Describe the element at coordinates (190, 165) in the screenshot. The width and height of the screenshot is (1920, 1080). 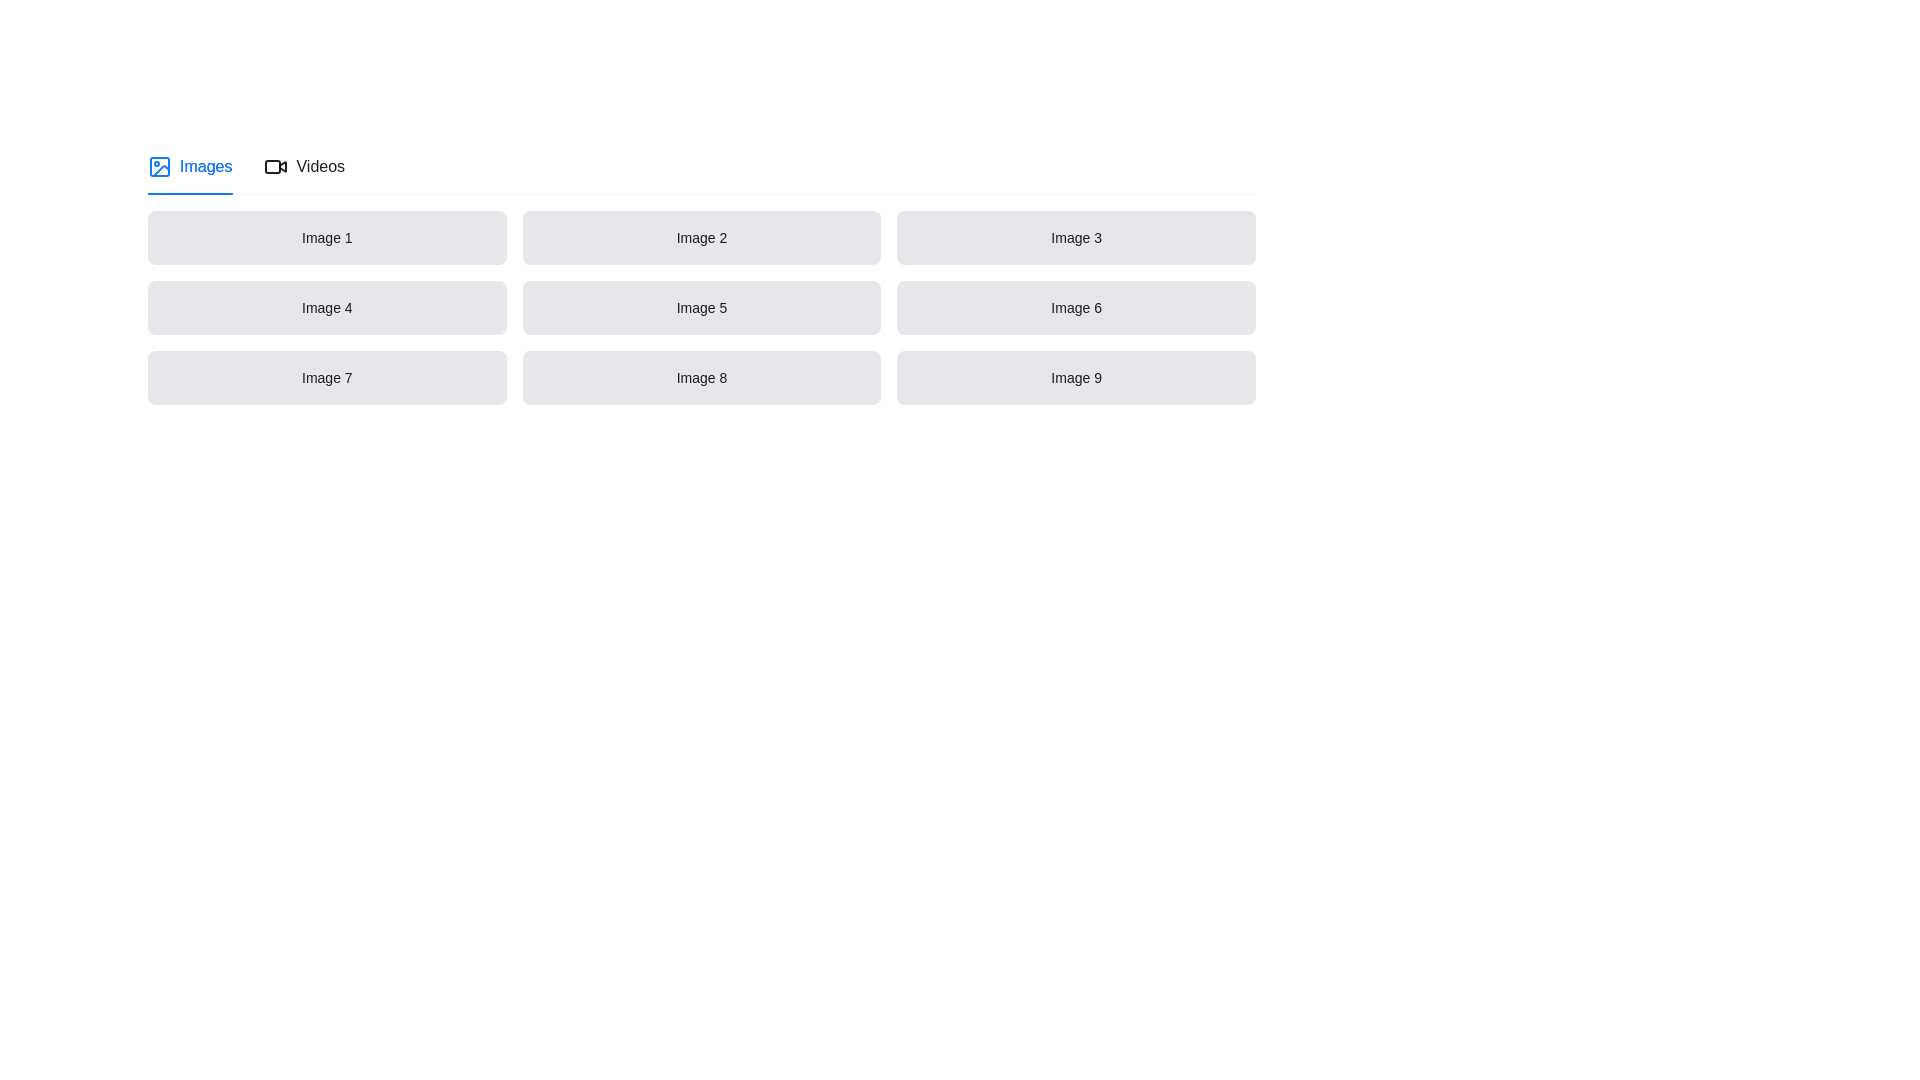
I see `the first tab in the tabbed navigation interface` at that location.